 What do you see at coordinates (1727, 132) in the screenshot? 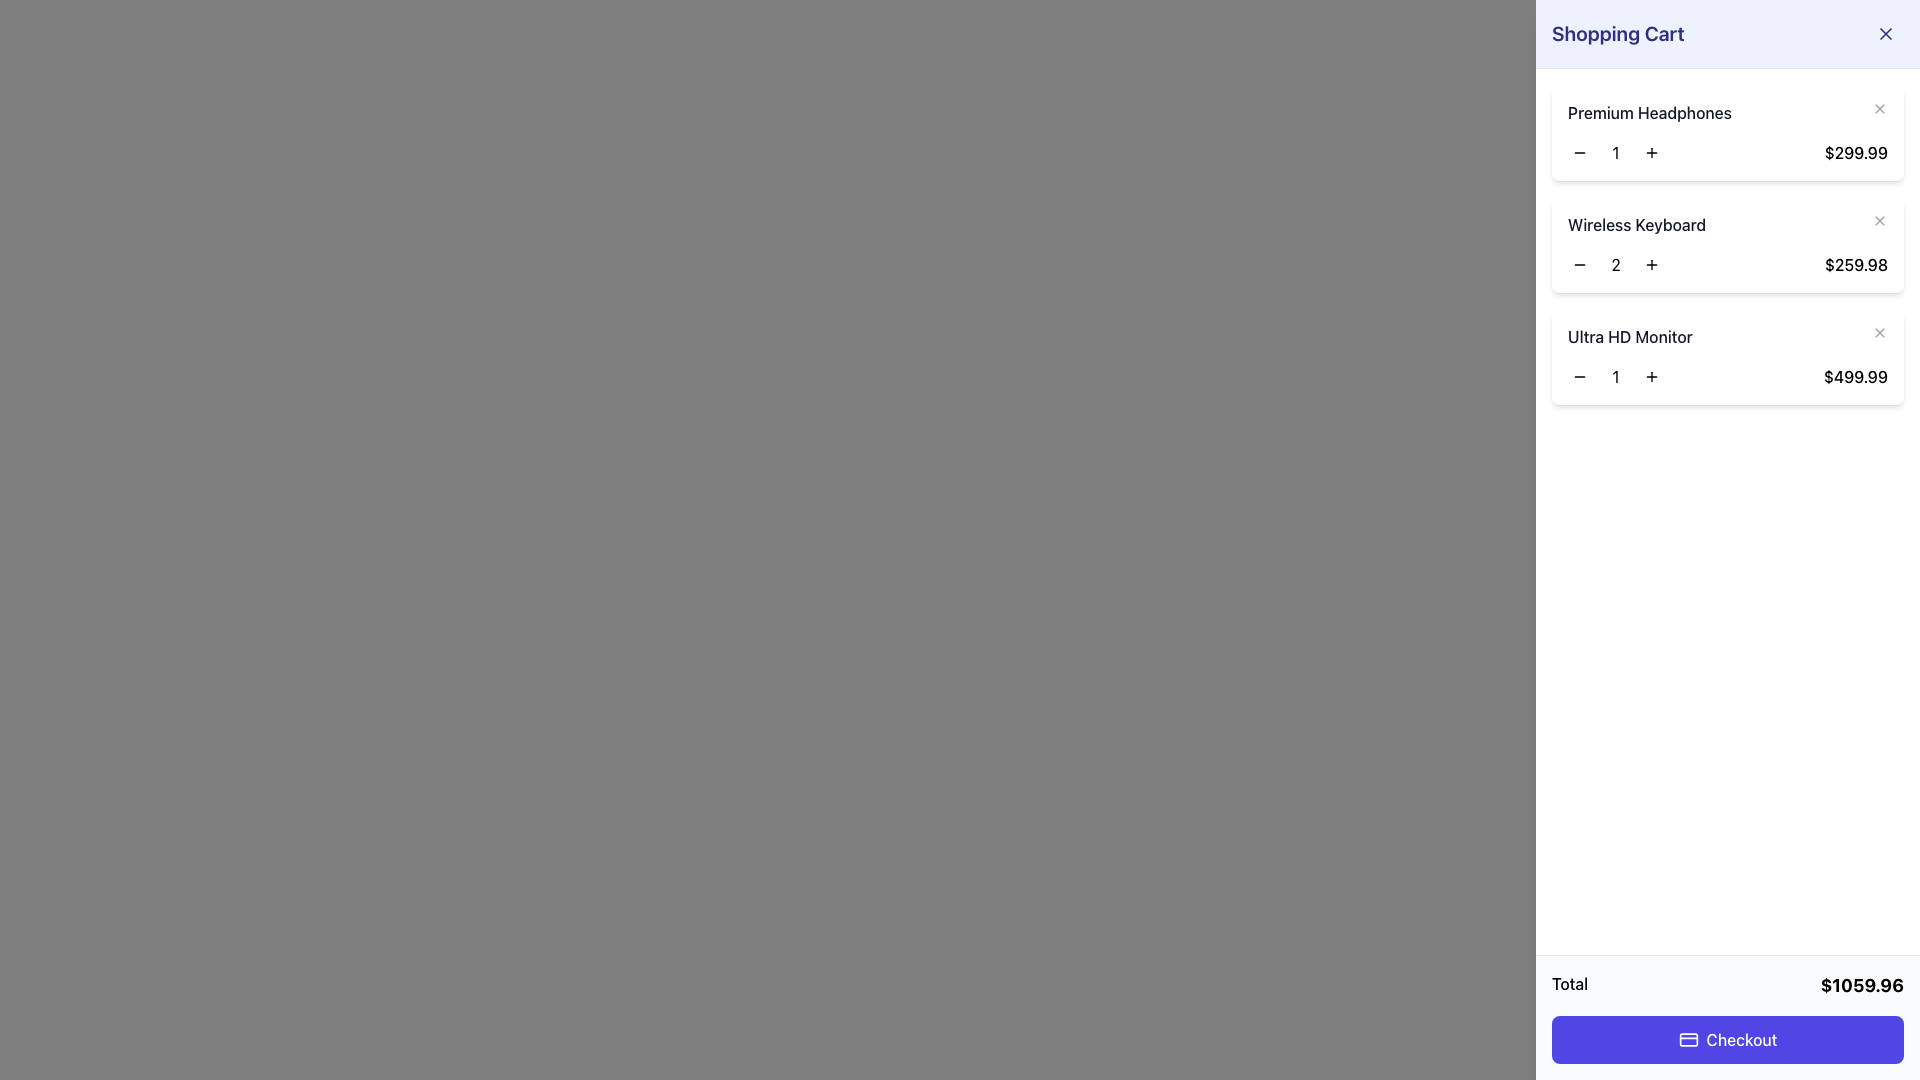
I see `the plus button on the 'Premium Headphones' product item card in the shopping cart to increase the quantity` at bounding box center [1727, 132].